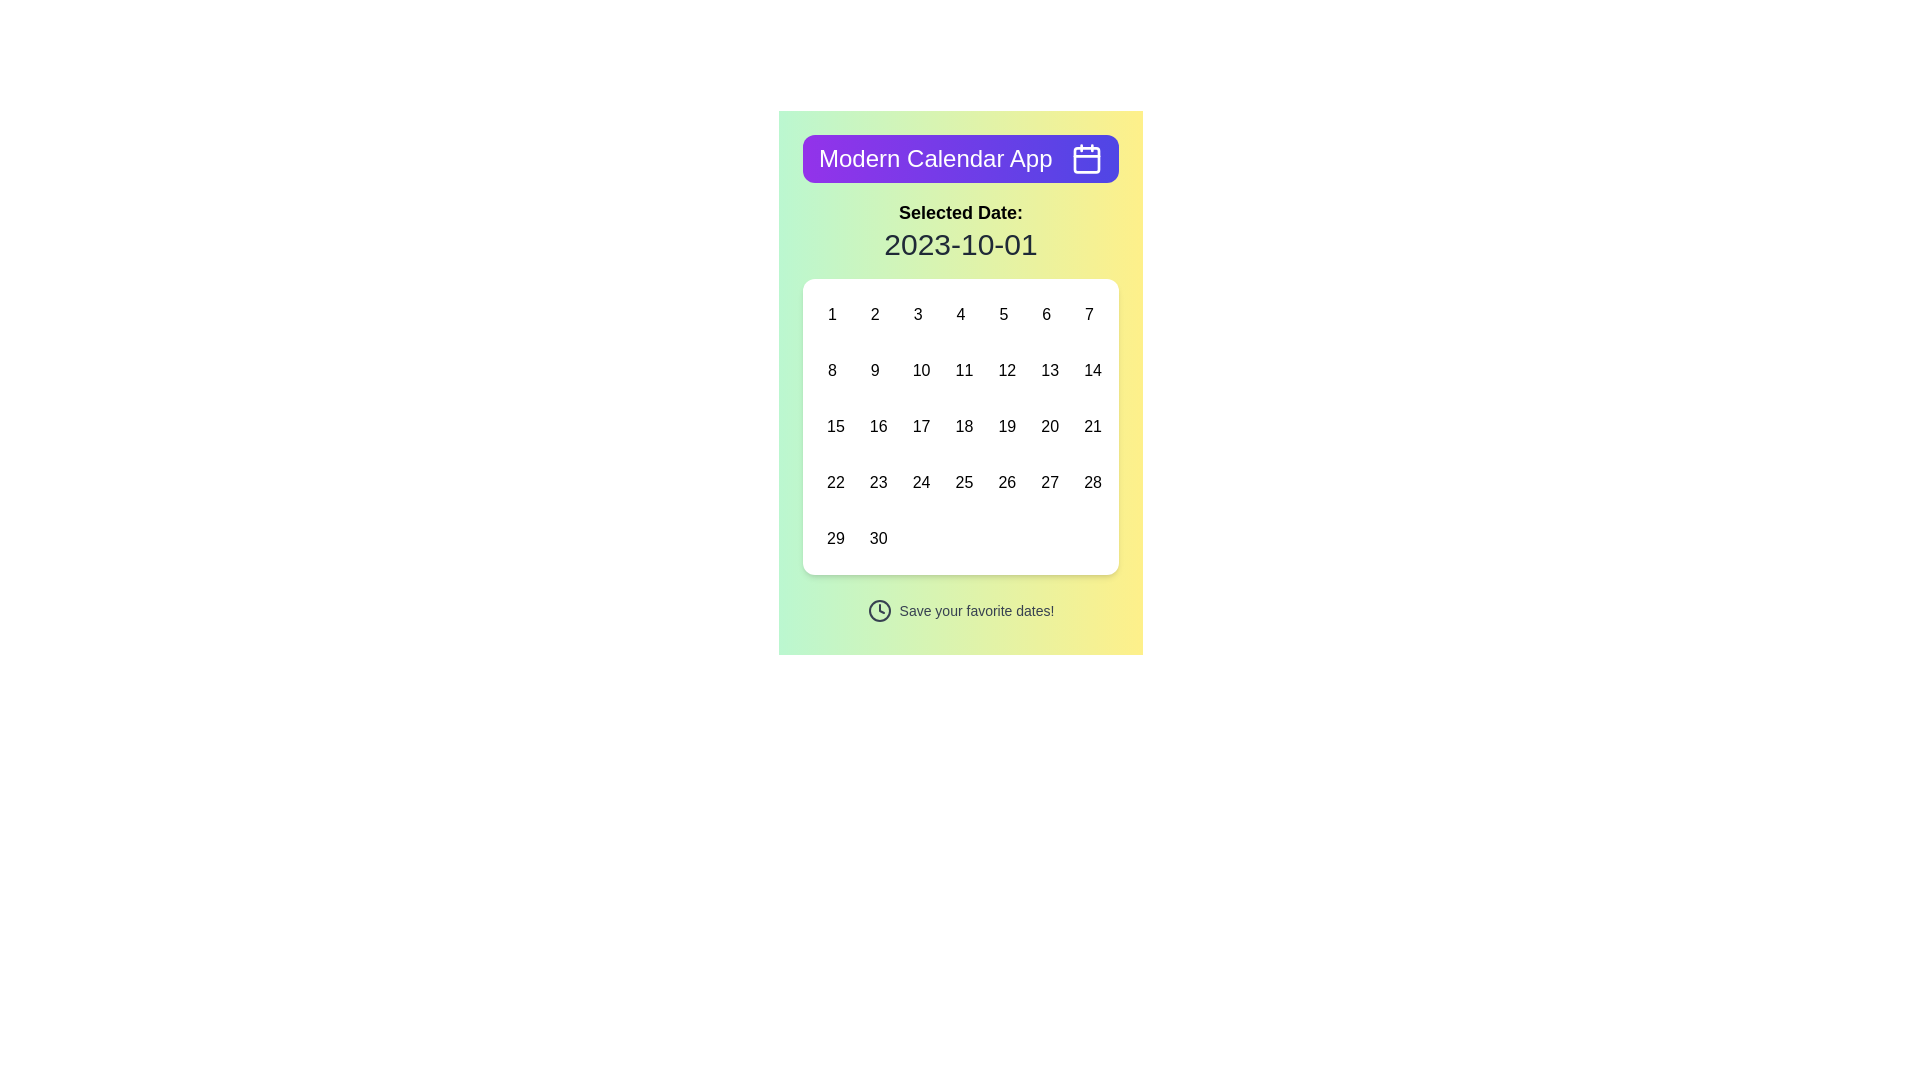 This screenshot has height=1080, width=1920. I want to click on the small button labeled '15' in the calendar grid, so click(831, 426).